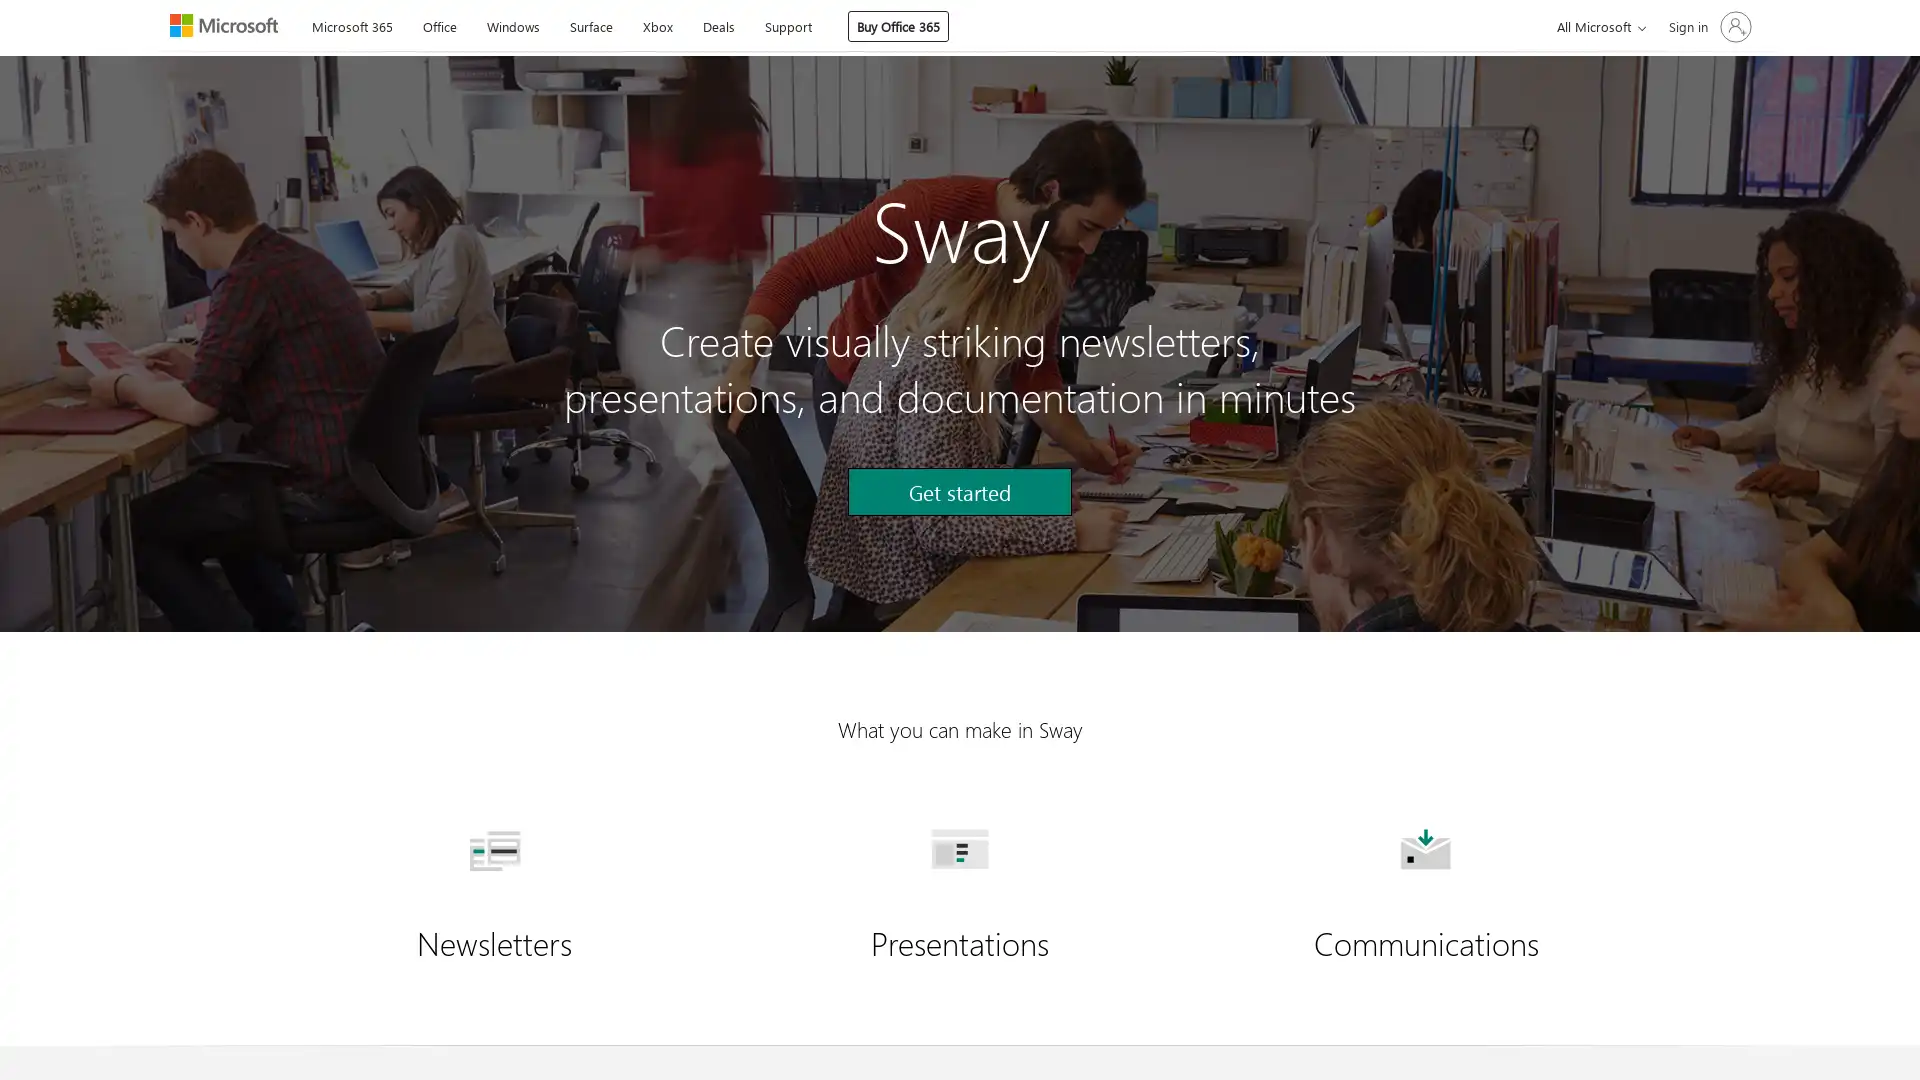 The image size is (1920, 1080). Describe the element at coordinates (1597, 26) in the screenshot. I see `All Microsoft expand to see list of Microsoft products and services` at that location.